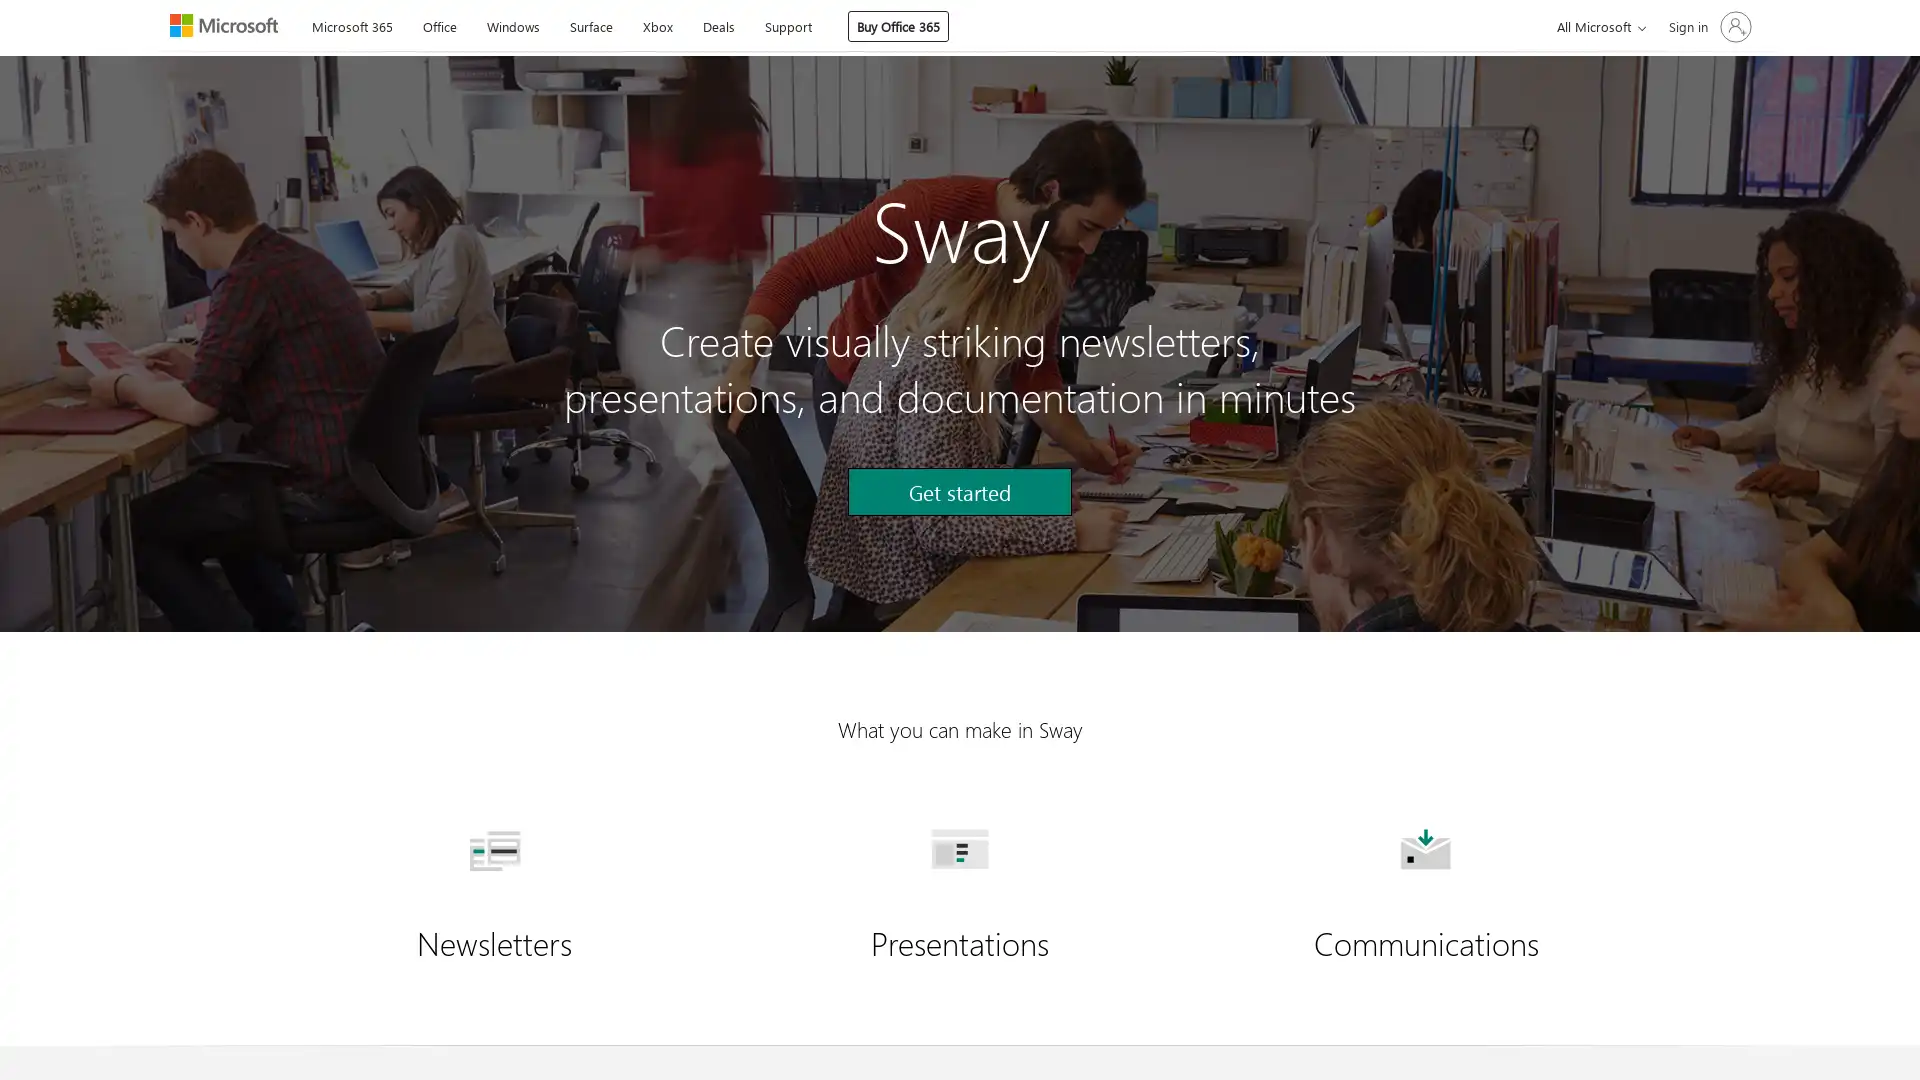 The image size is (1920, 1080). Describe the element at coordinates (1597, 26) in the screenshot. I see `All Microsoft expand to see list of Microsoft products and services` at that location.